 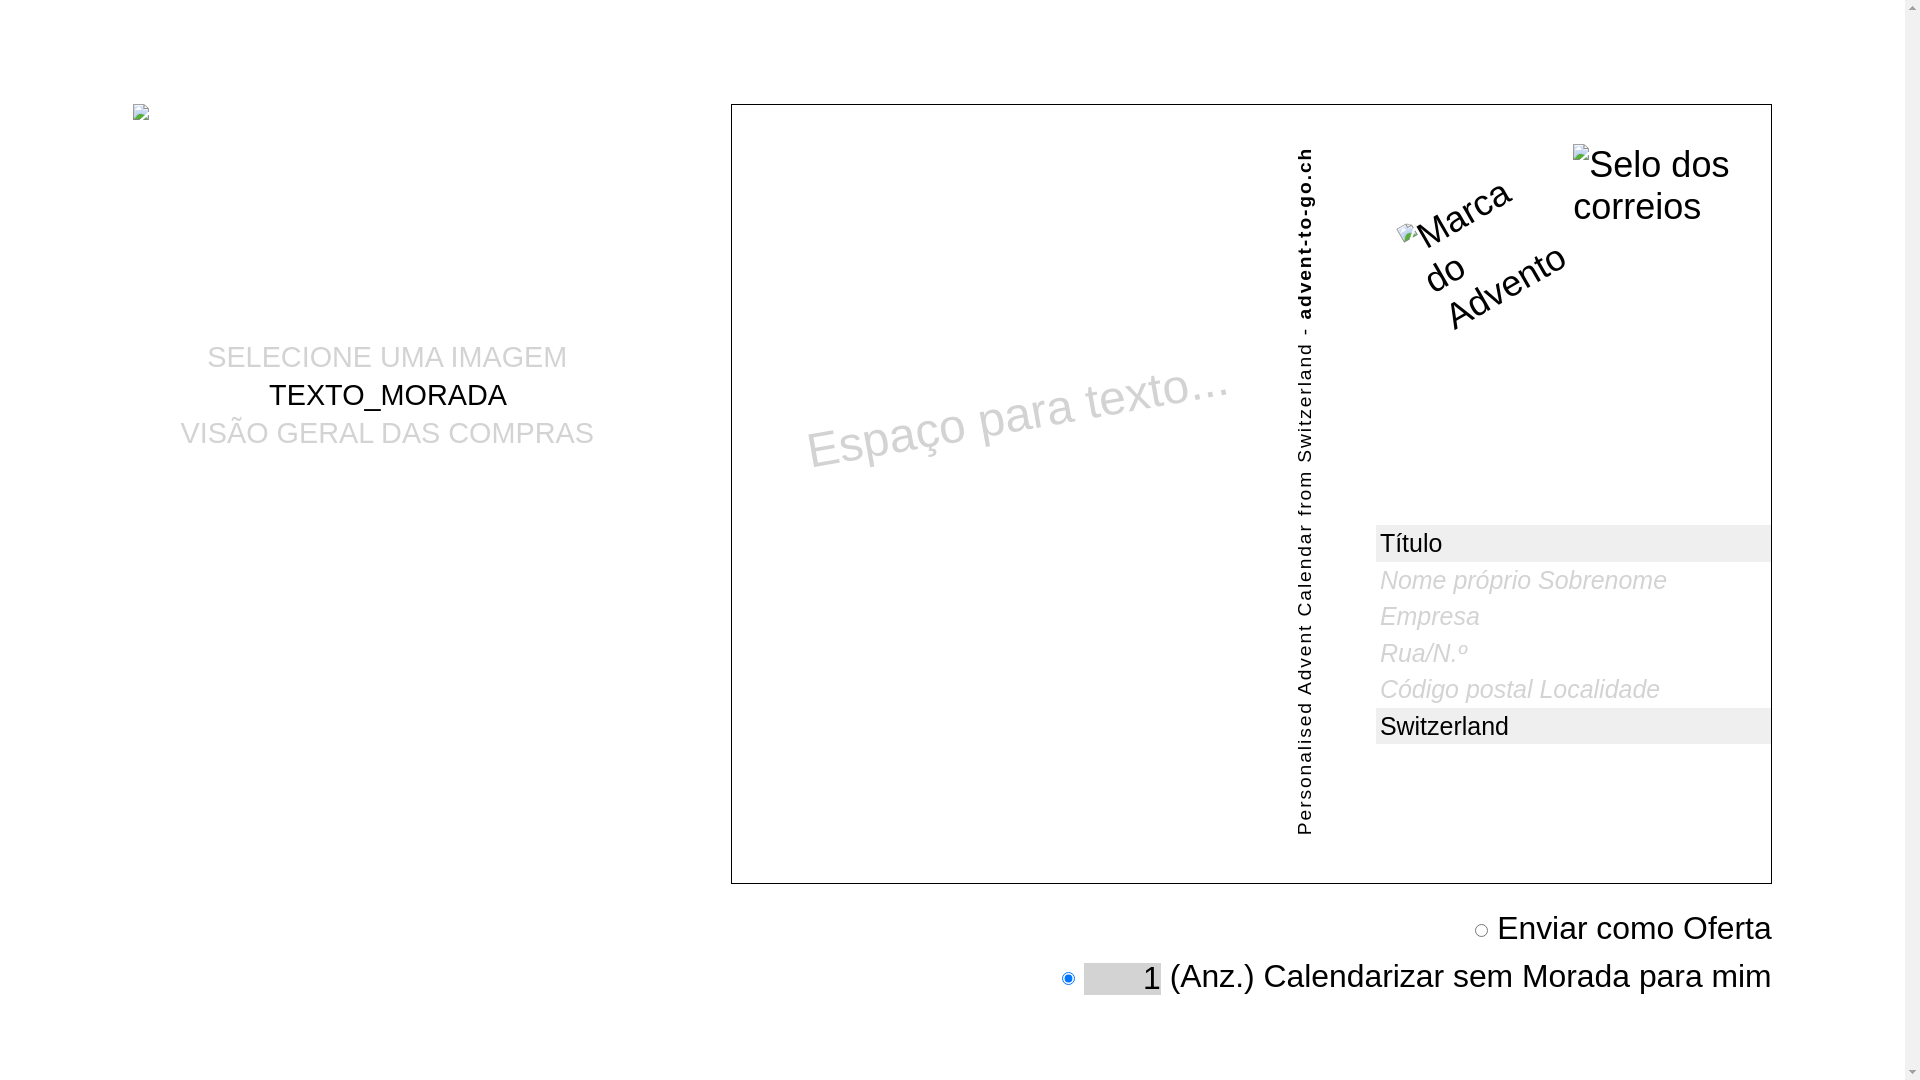 What do you see at coordinates (387, 356) in the screenshot?
I see `'SELECIONE UMA IMAGEM'` at bounding box center [387, 356].